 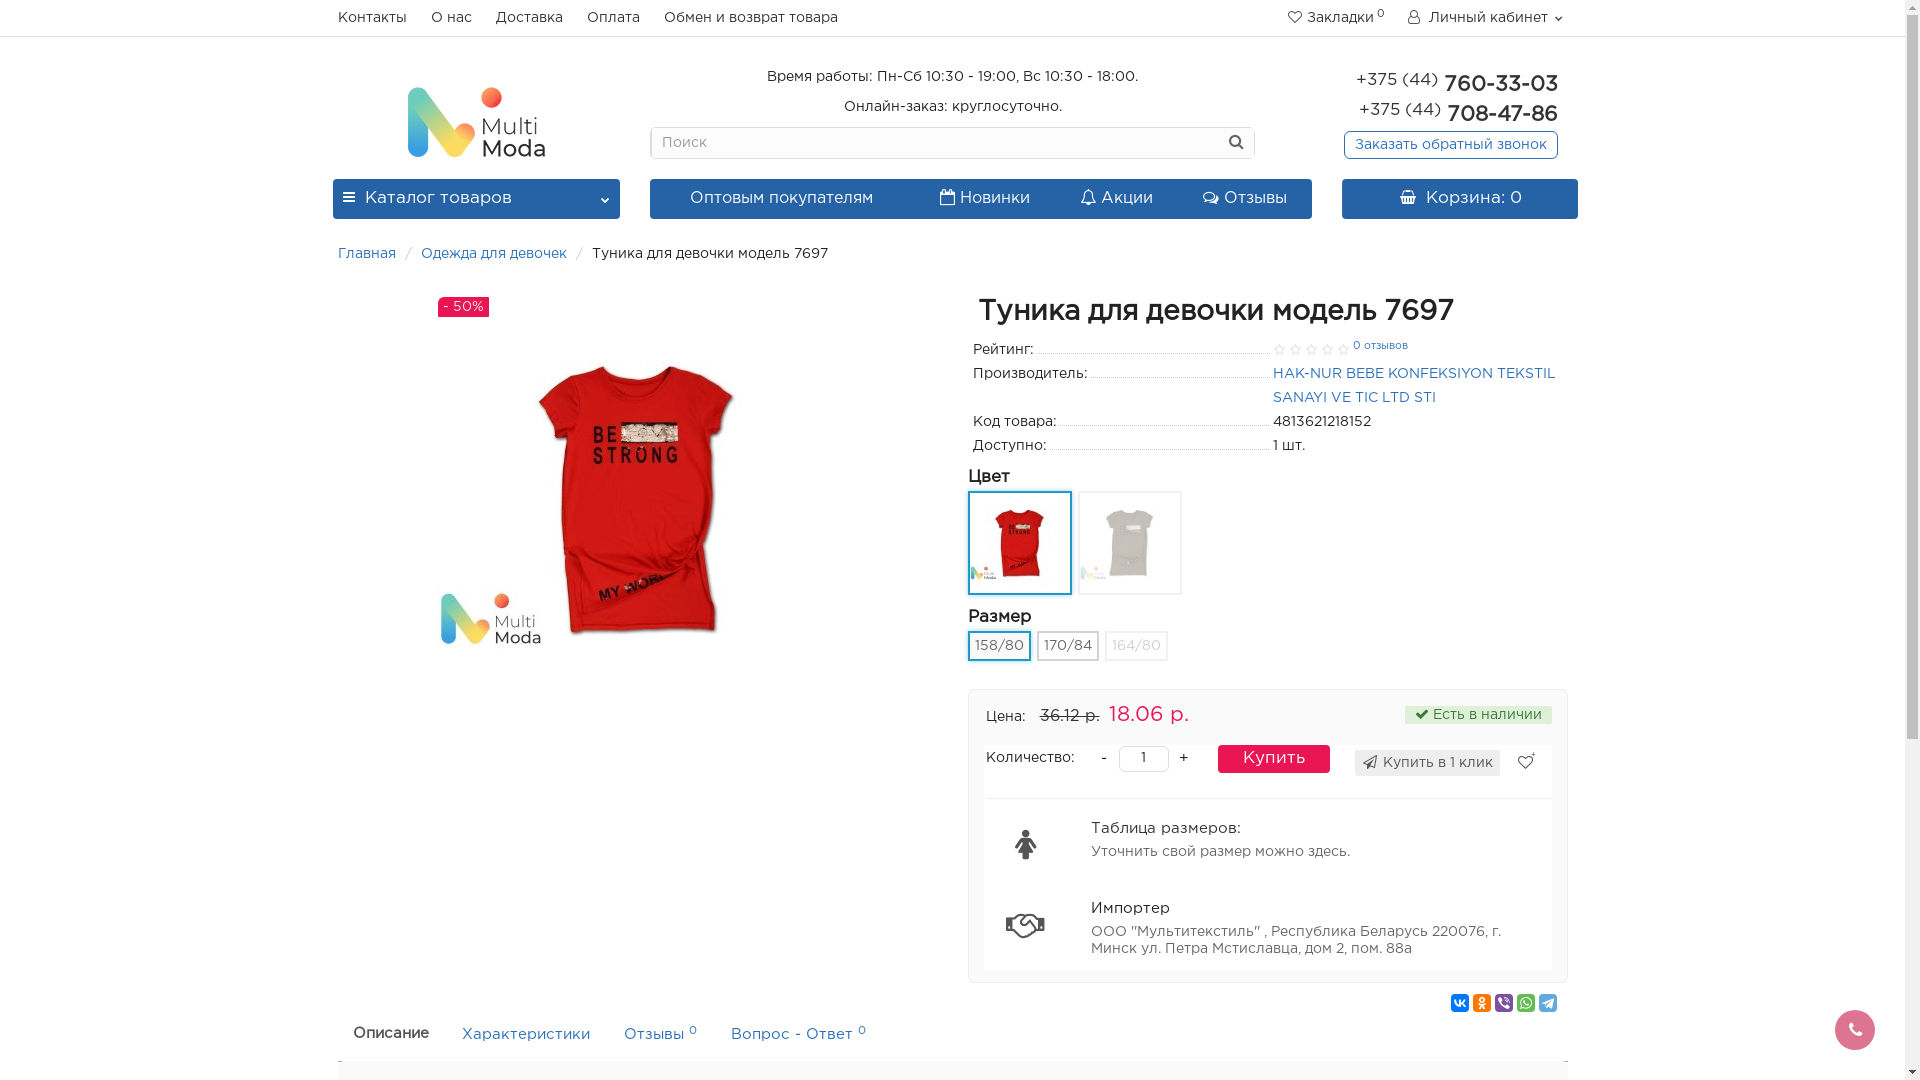 What do you see at coordinates (1413, 385) in the screenshot?
I see `'HAK-NUR BEBE KONFEKSIYON TEKSTIL SANAYI VE TIC LTD STI'` at bounding box center [1413, 385].